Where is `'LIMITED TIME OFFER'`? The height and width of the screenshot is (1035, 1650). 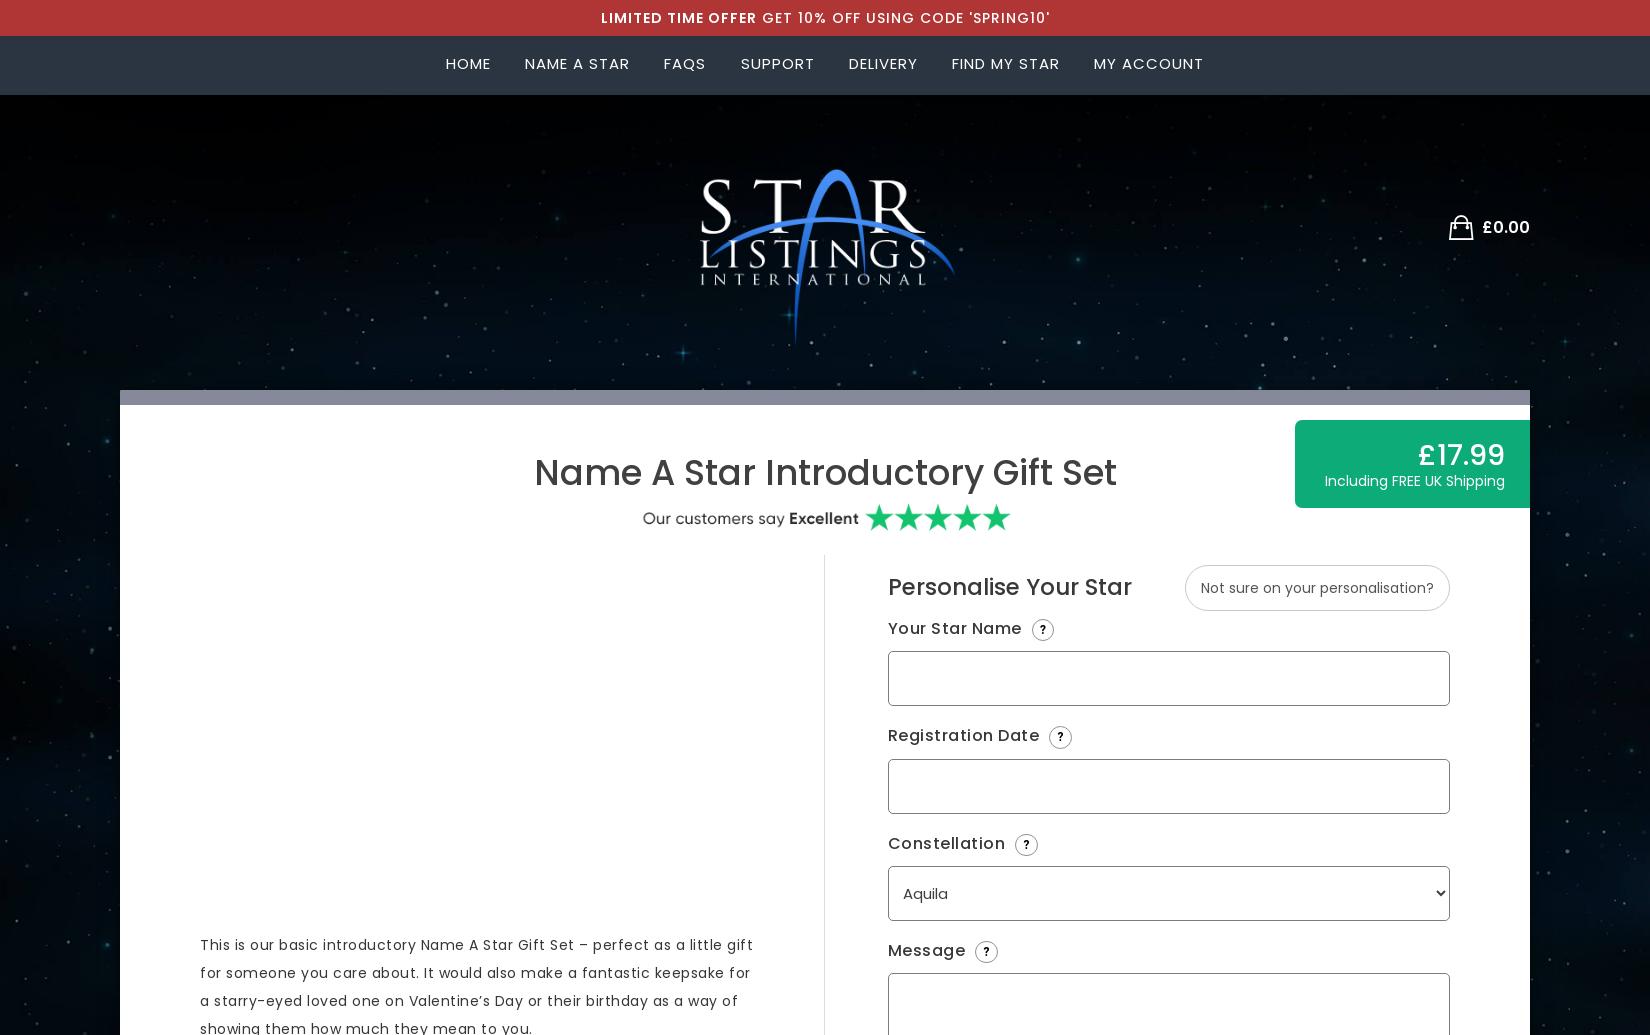
'LIMITED TIME OFFER' is located at coordinates (676, 18).